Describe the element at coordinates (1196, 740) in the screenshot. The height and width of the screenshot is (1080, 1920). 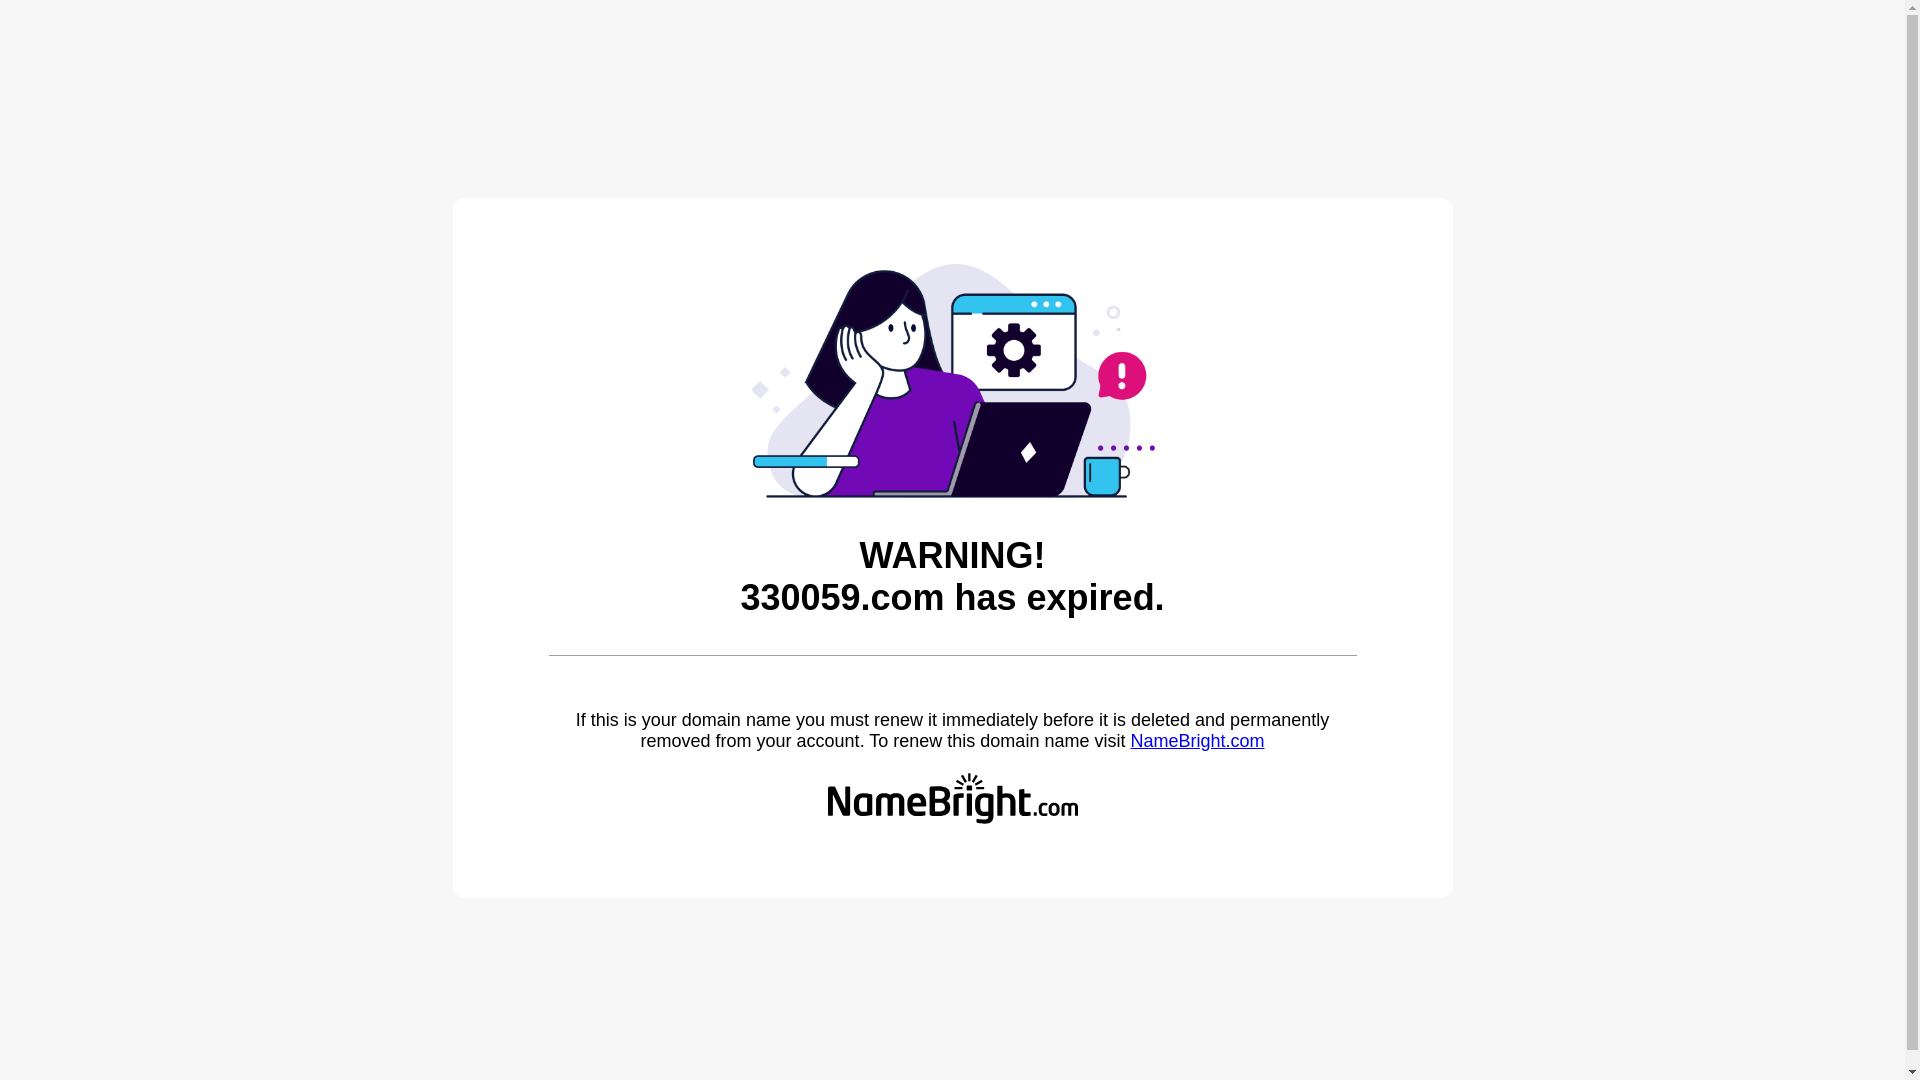
I see `'NameBright.com'` at that location.